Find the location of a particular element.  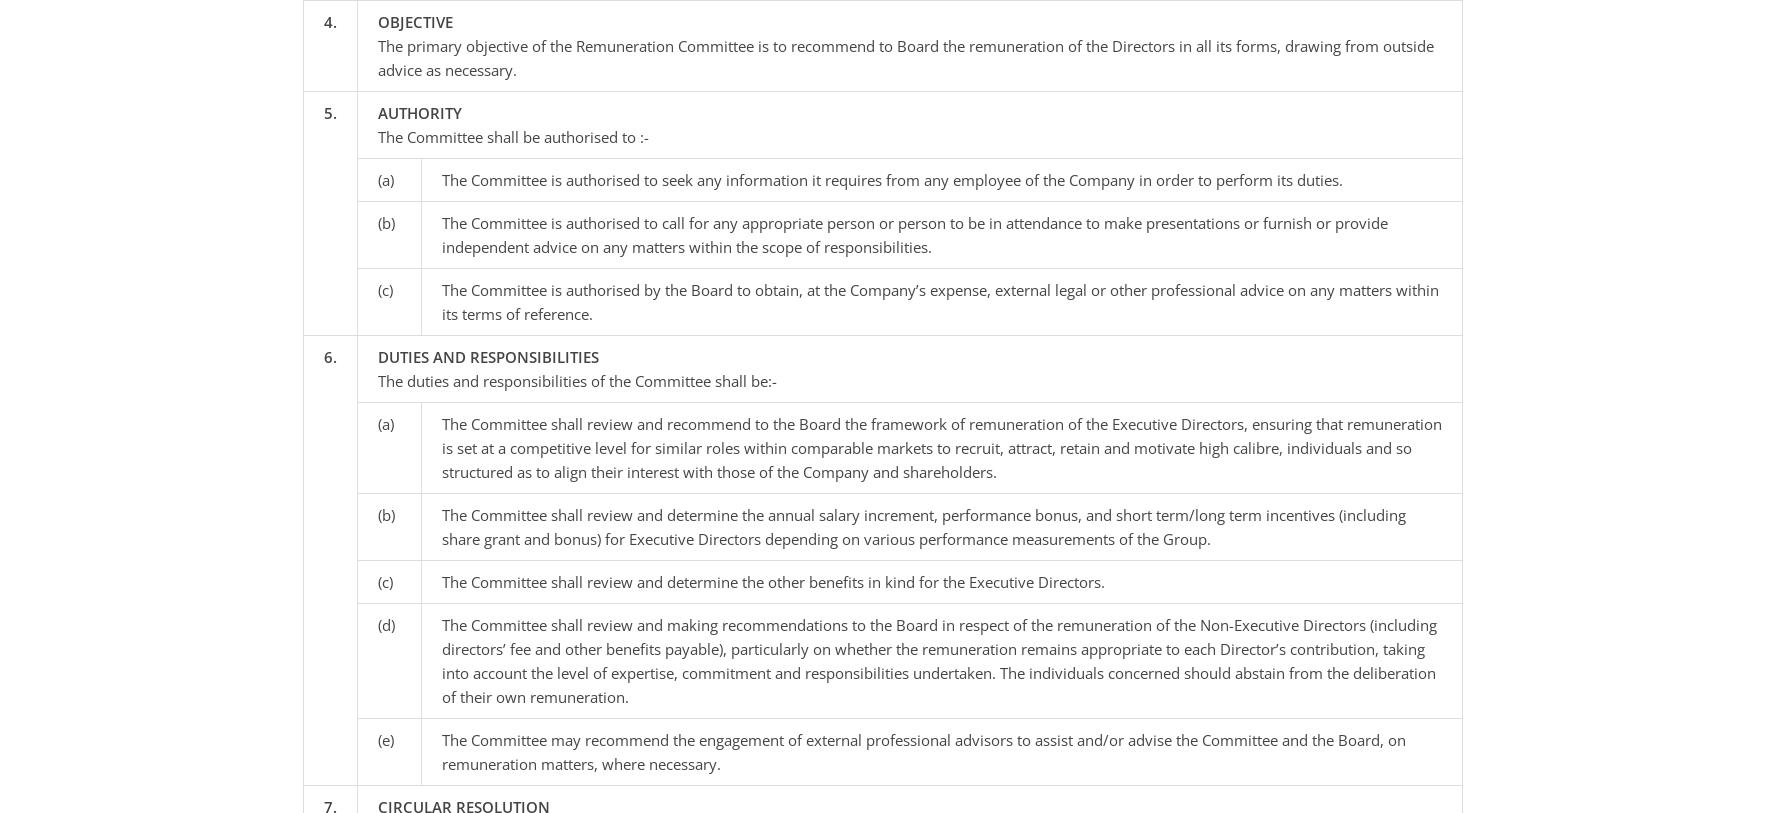

'The duties and responsibilities of the Committee shall be:-' is located at coordinates (575, 379).